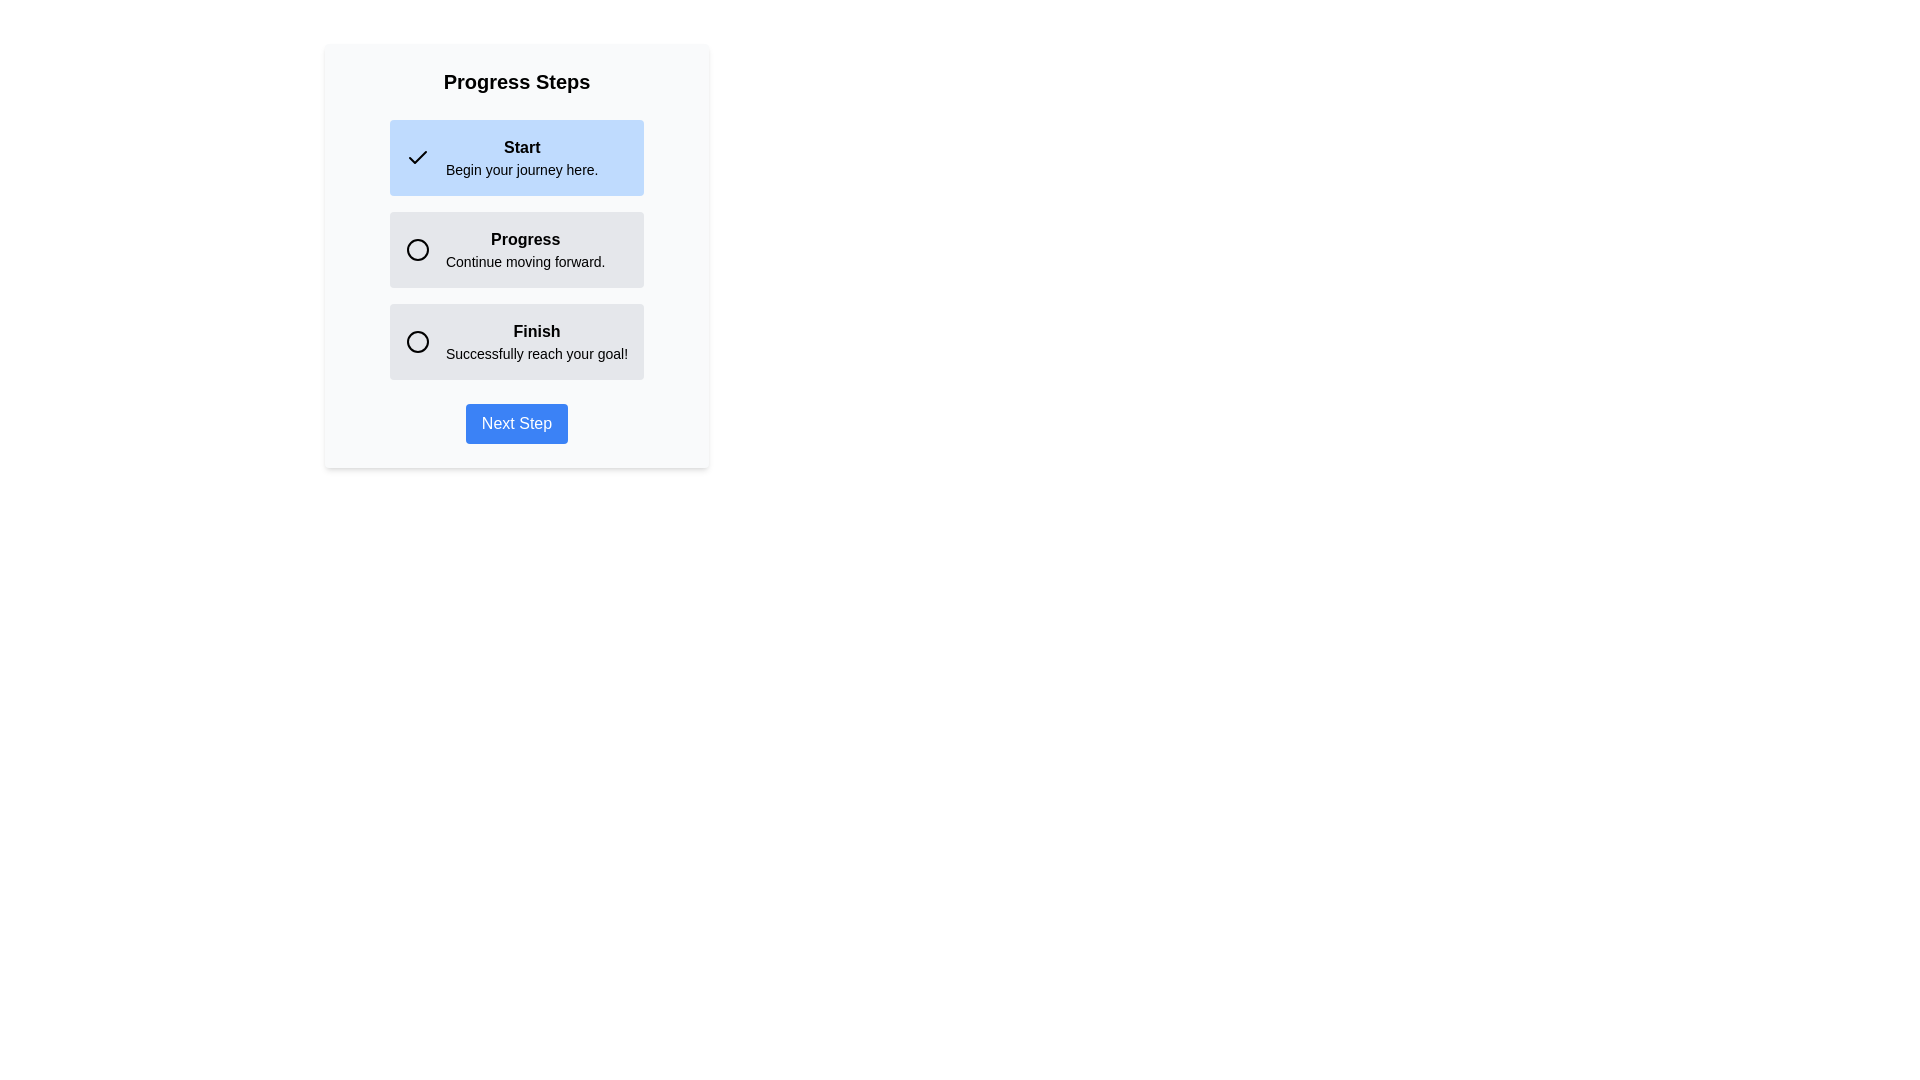  Describe the element at coordinates (525, 249) in the screenshot. I see `the Text block that communicates the current step status in the multi-step process, positioned centrally below the 'Start' step and above the 'Finish' step` at that location.